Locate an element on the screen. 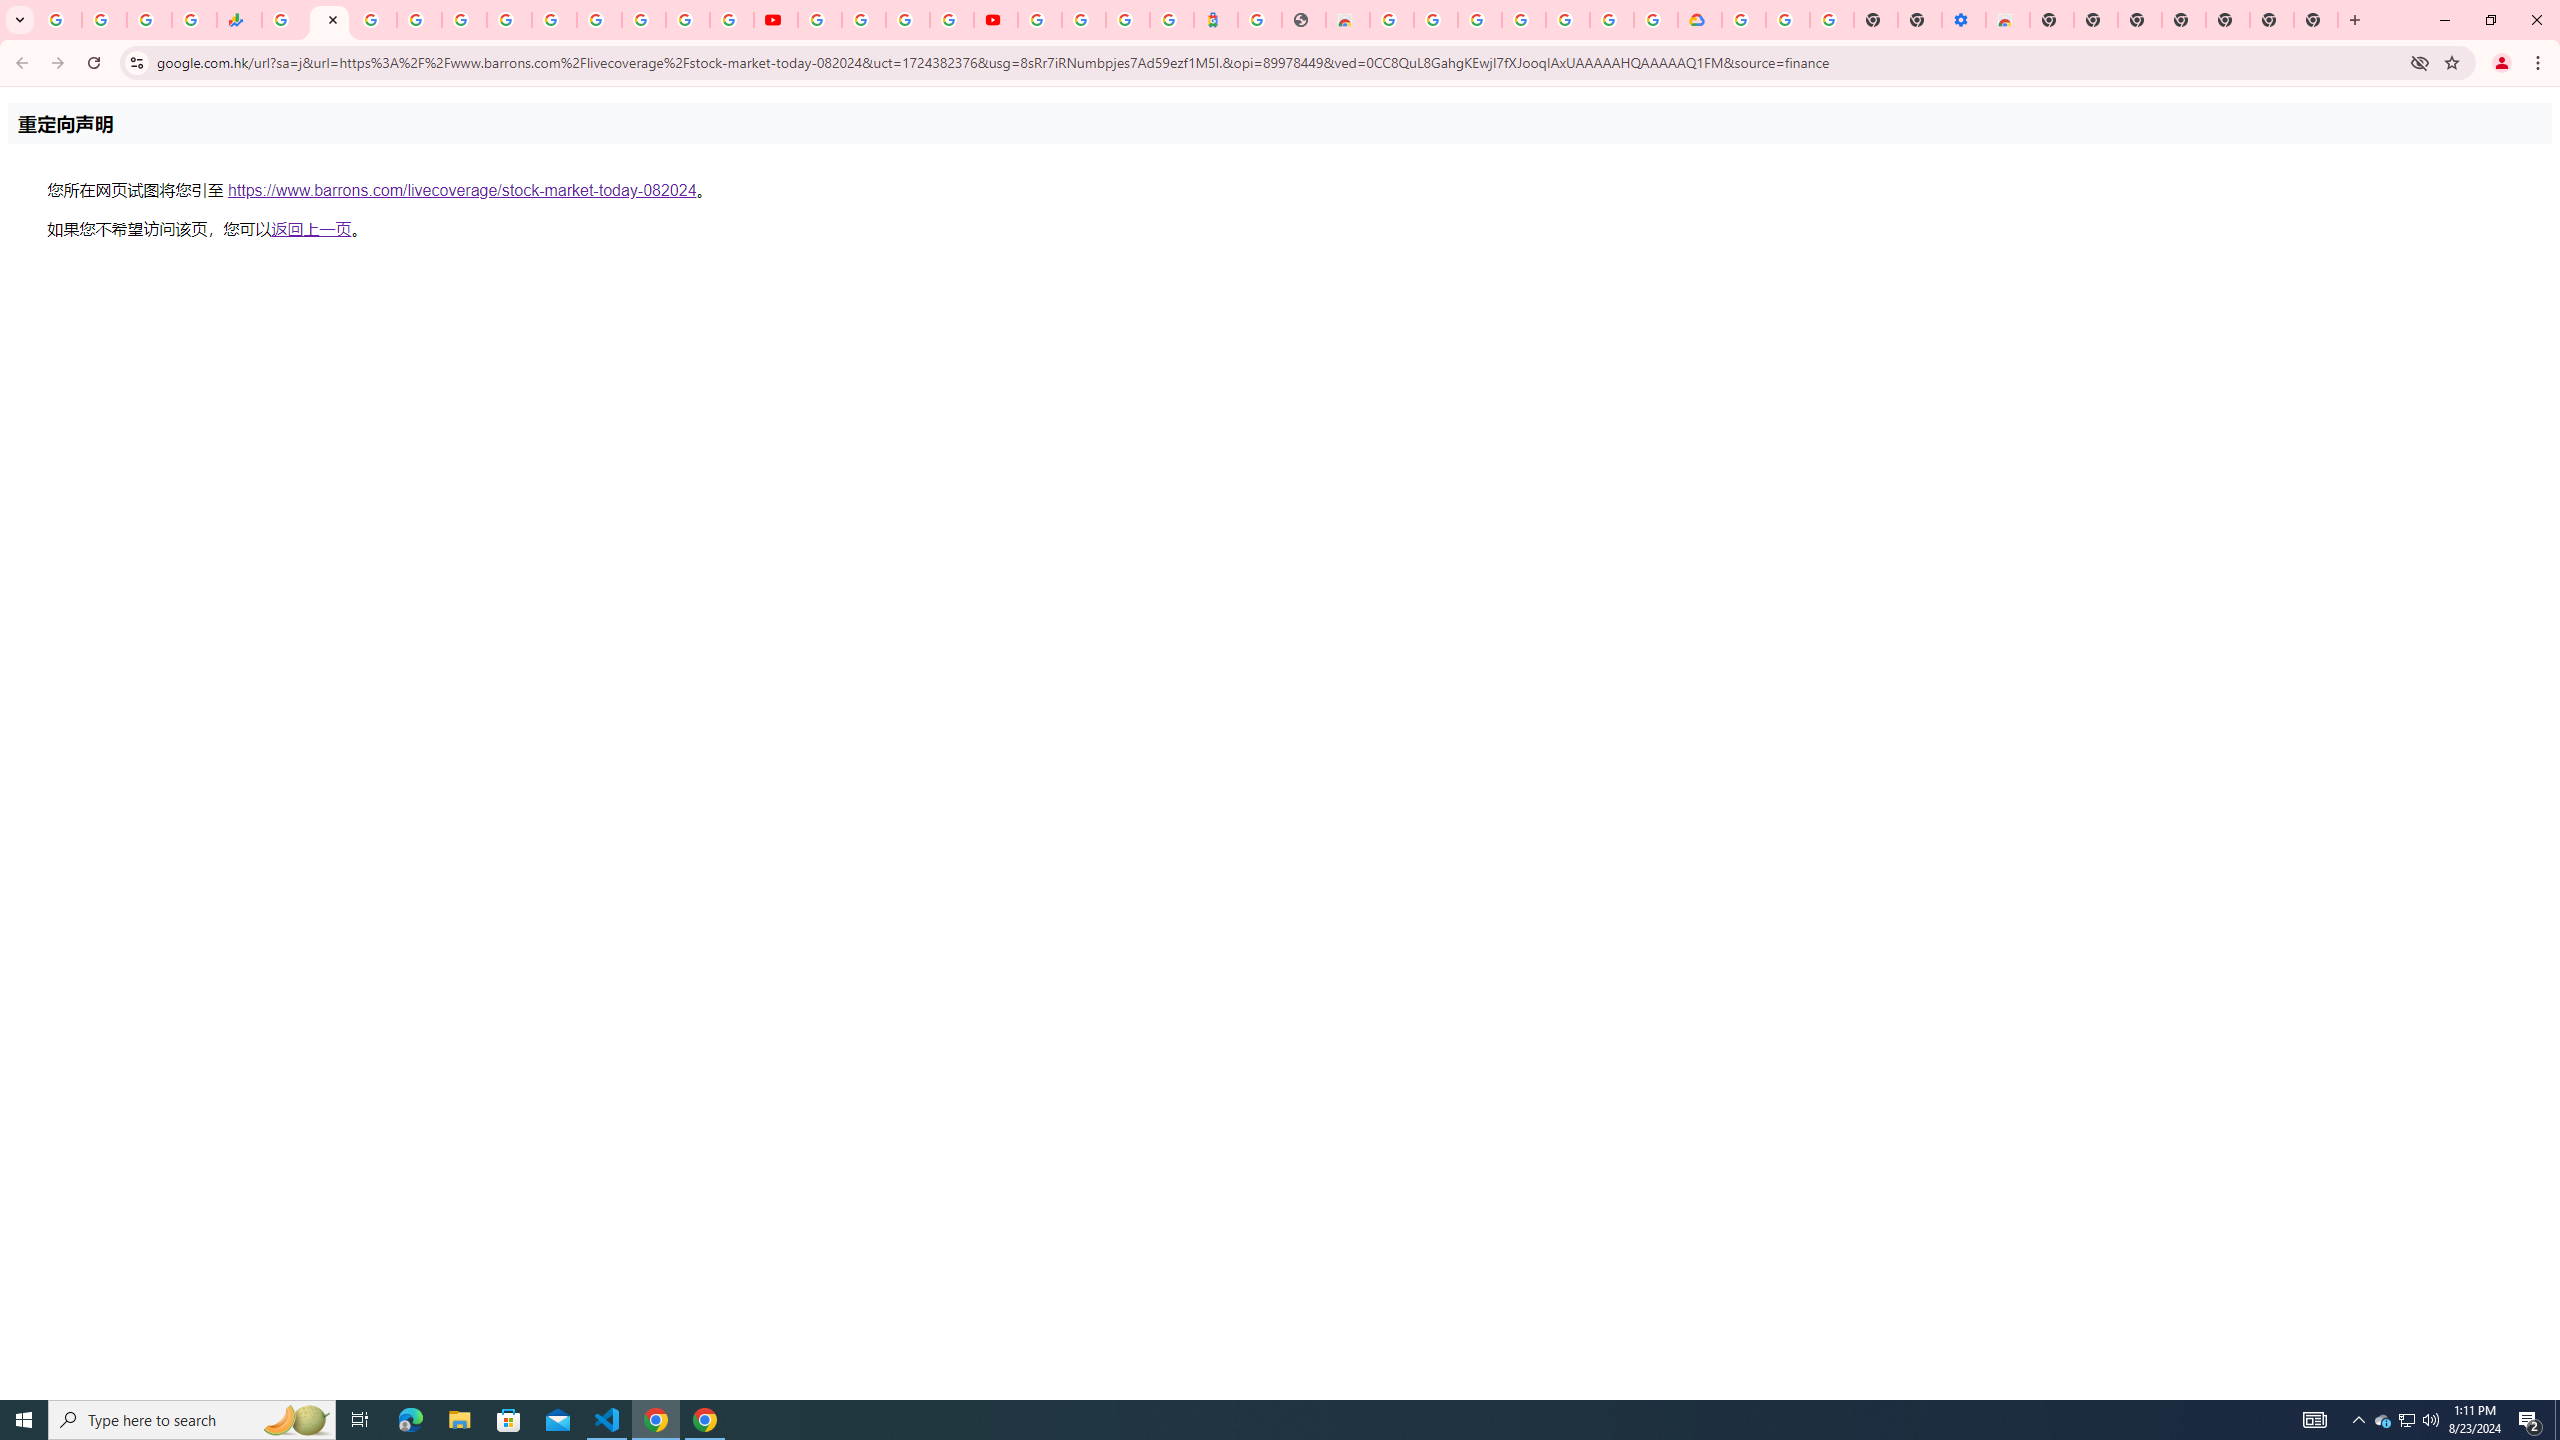 This screenshot has width=2560, height=1440. 'YouTube' is located at coordinates (819, 19).